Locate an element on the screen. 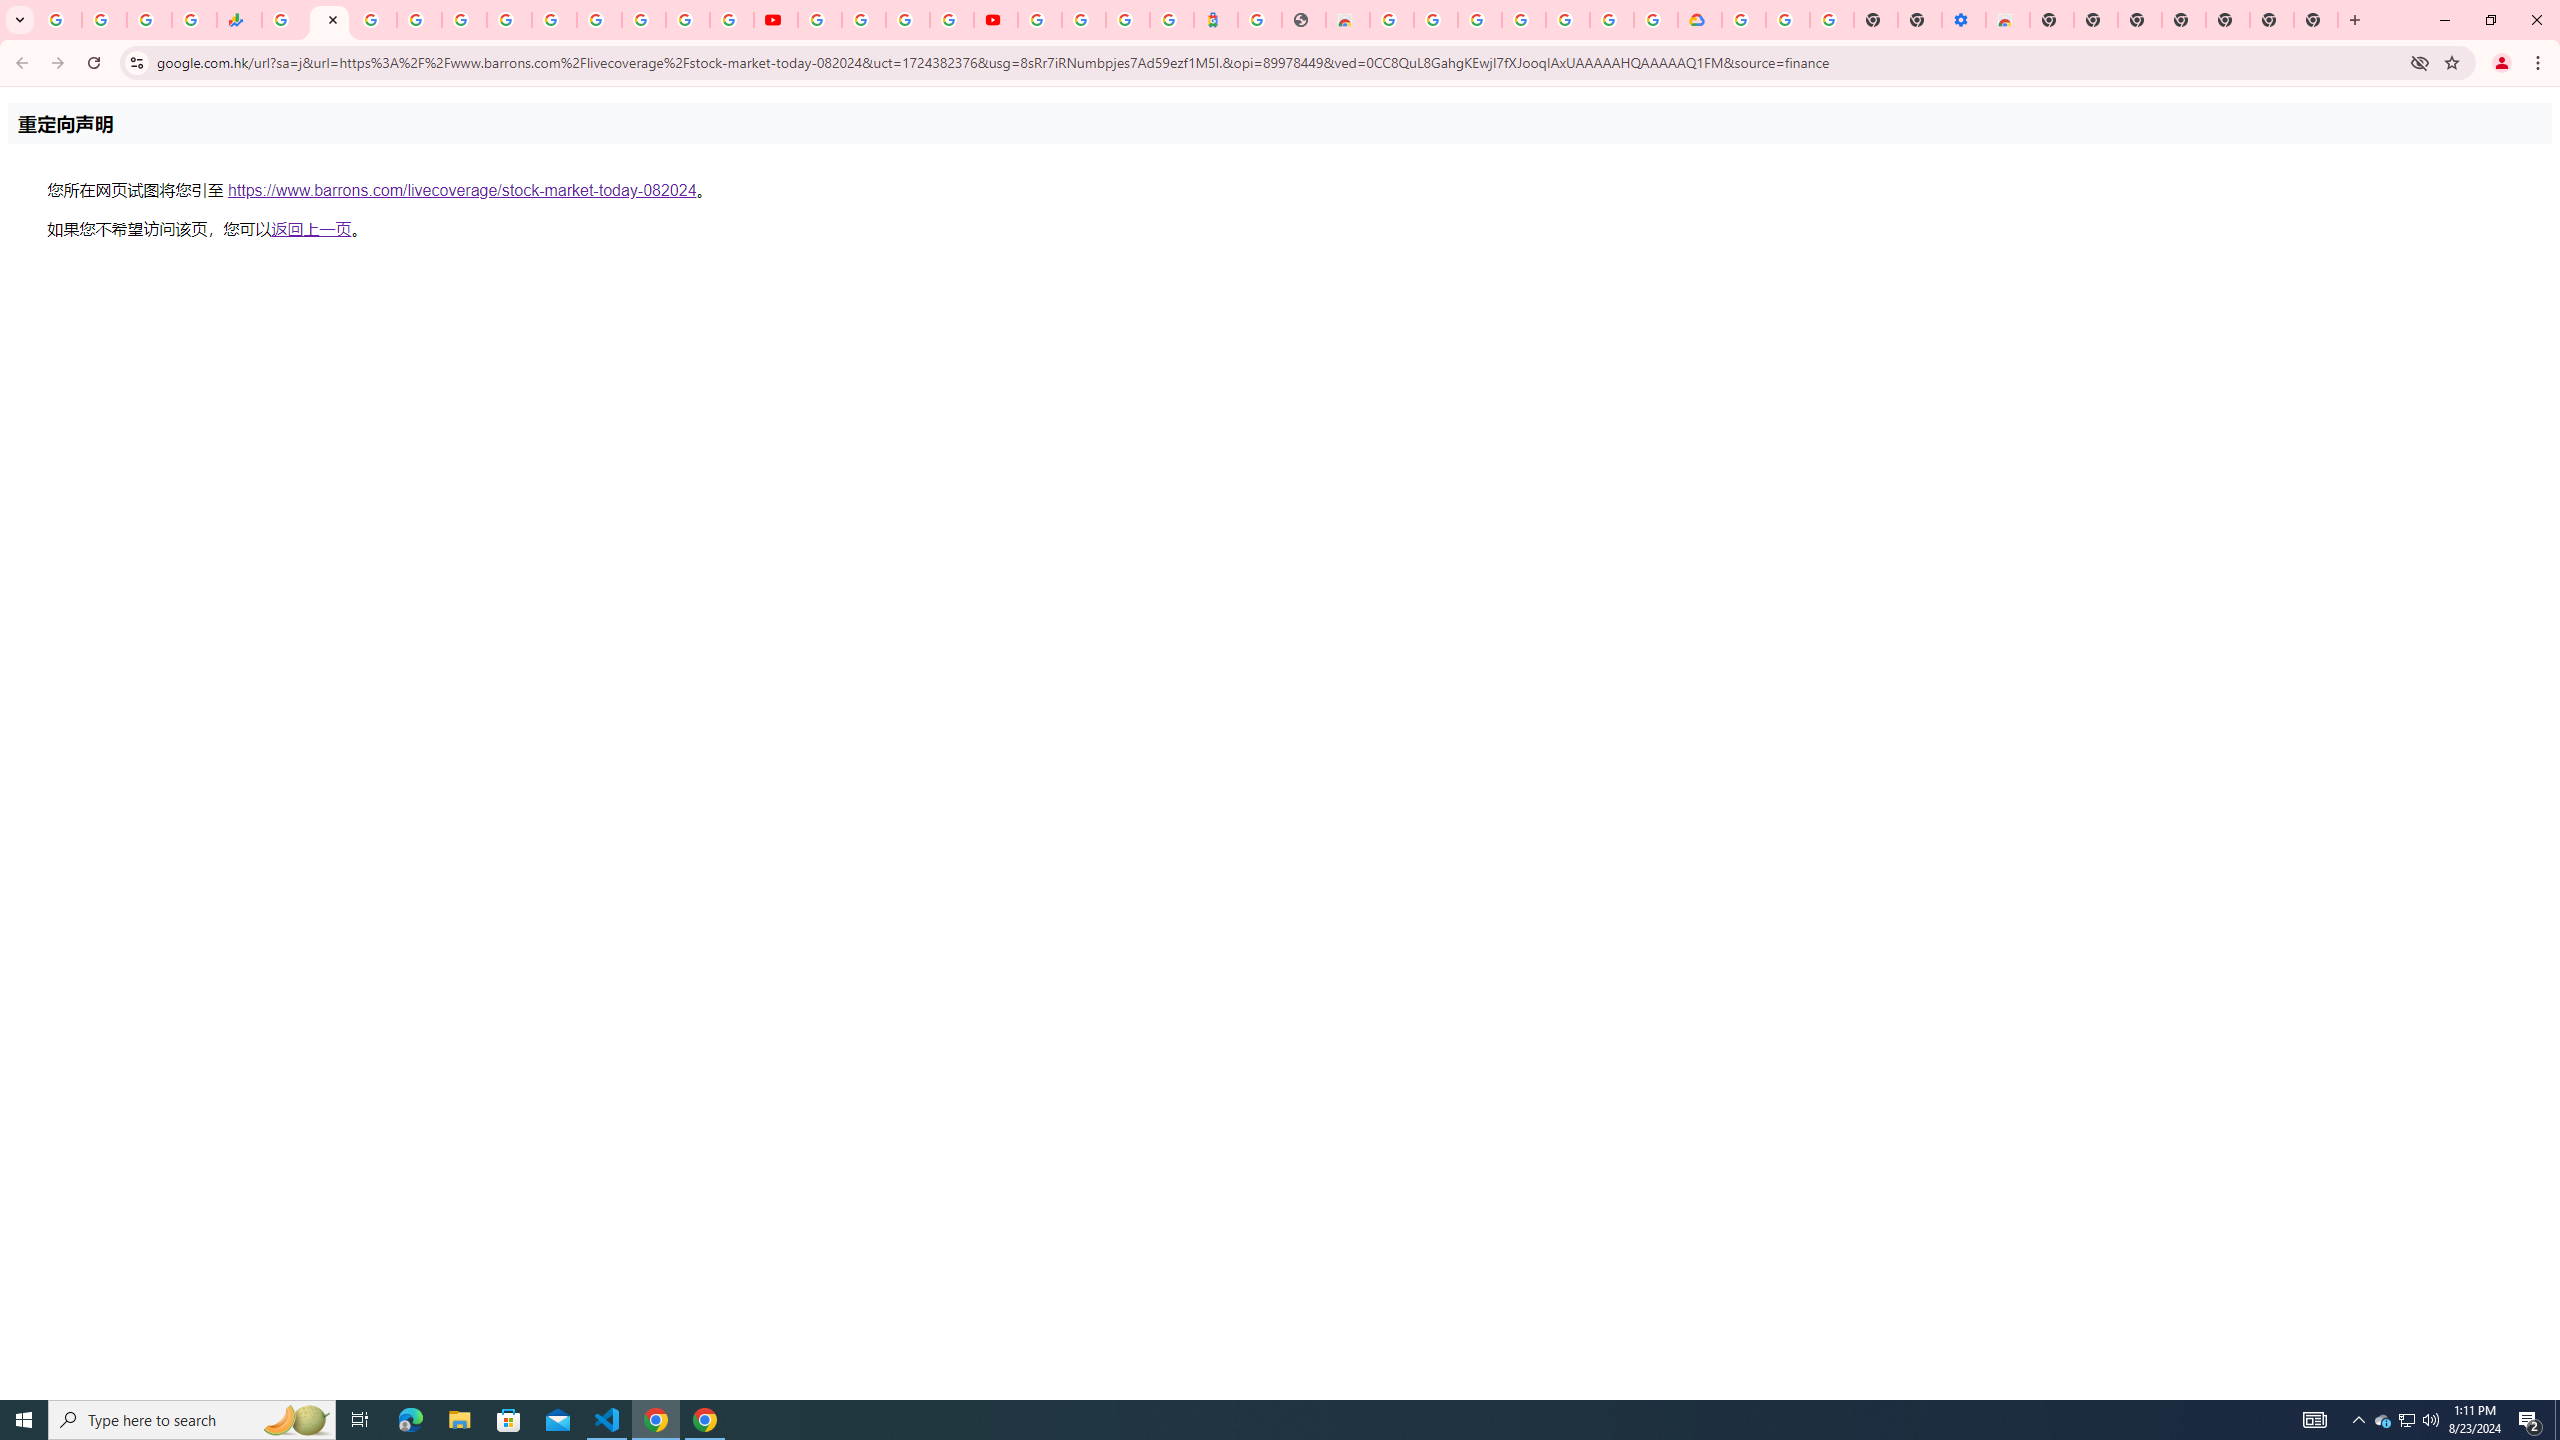 This screenshot has width=2560, height=1440. 'YouTube' is located at coordinates (819, 19).